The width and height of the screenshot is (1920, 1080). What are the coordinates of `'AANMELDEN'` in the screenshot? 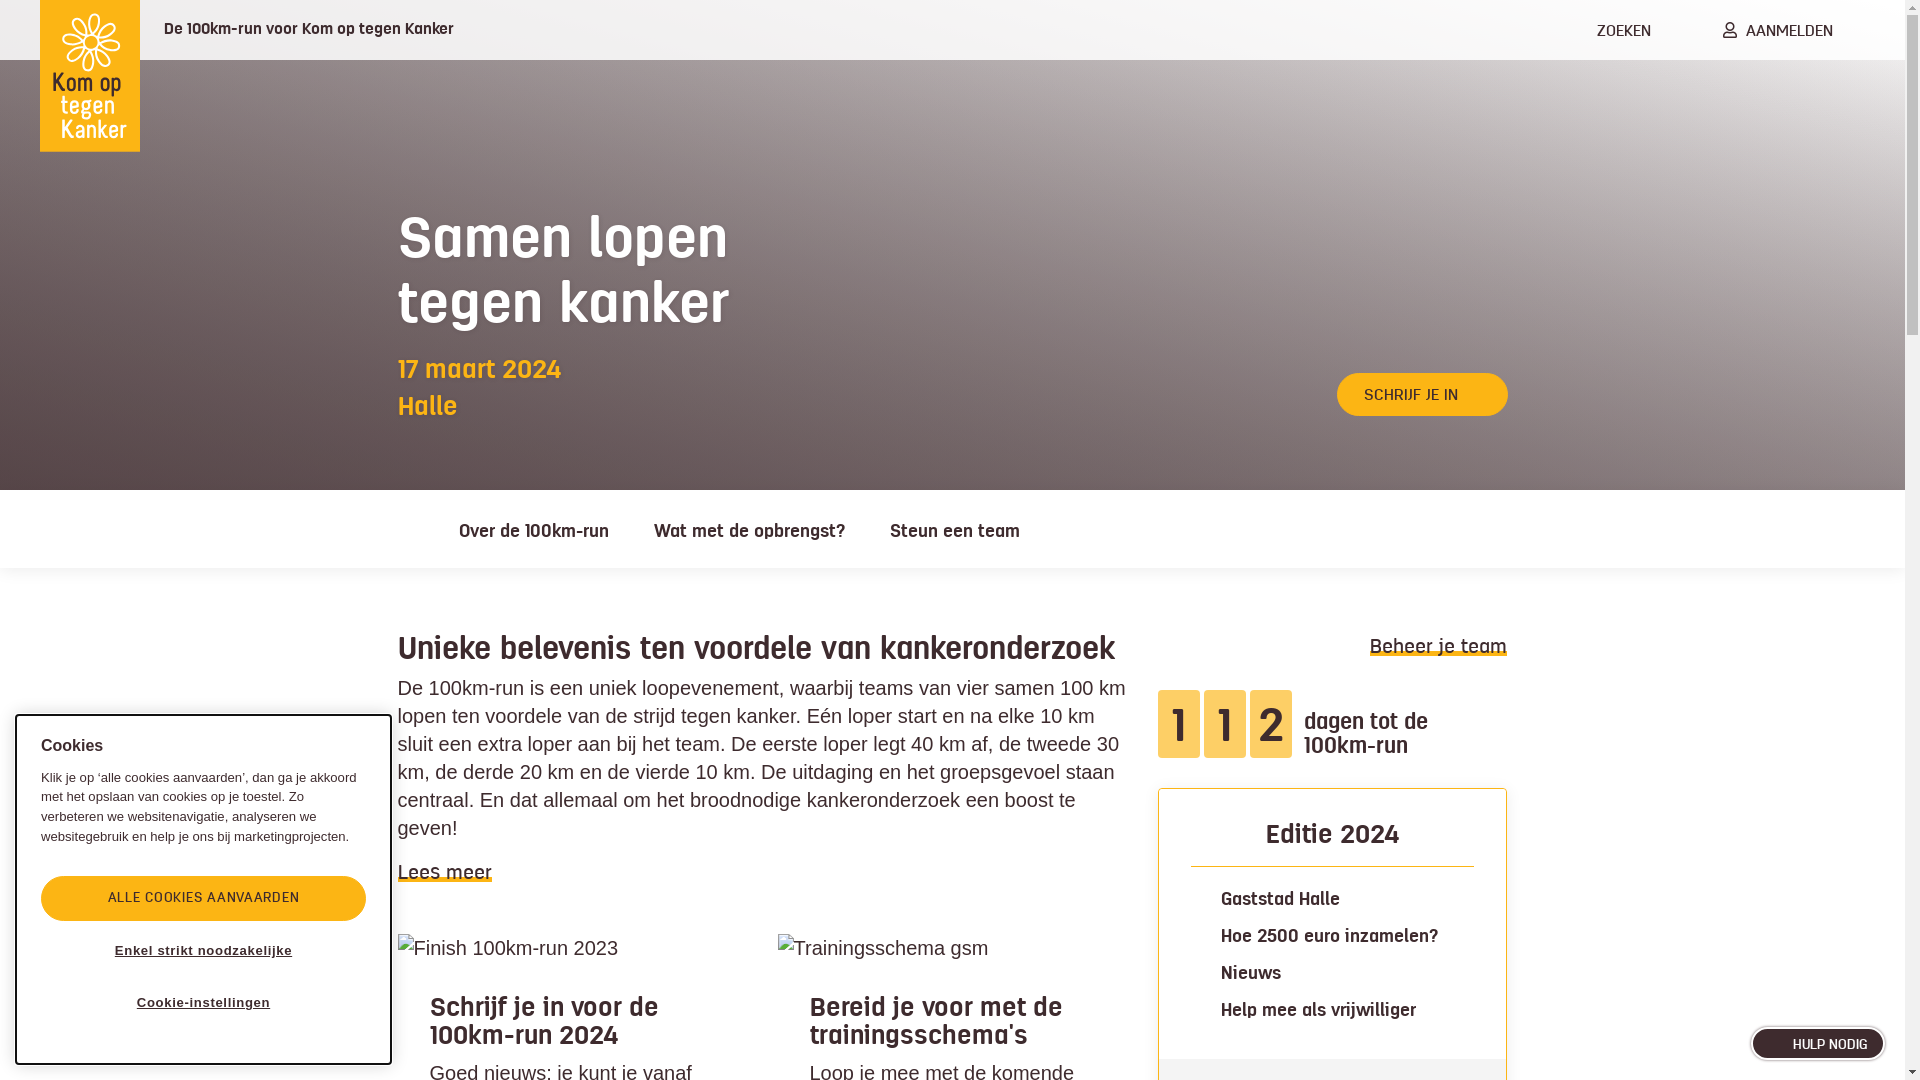 It's located at (1778, 30).